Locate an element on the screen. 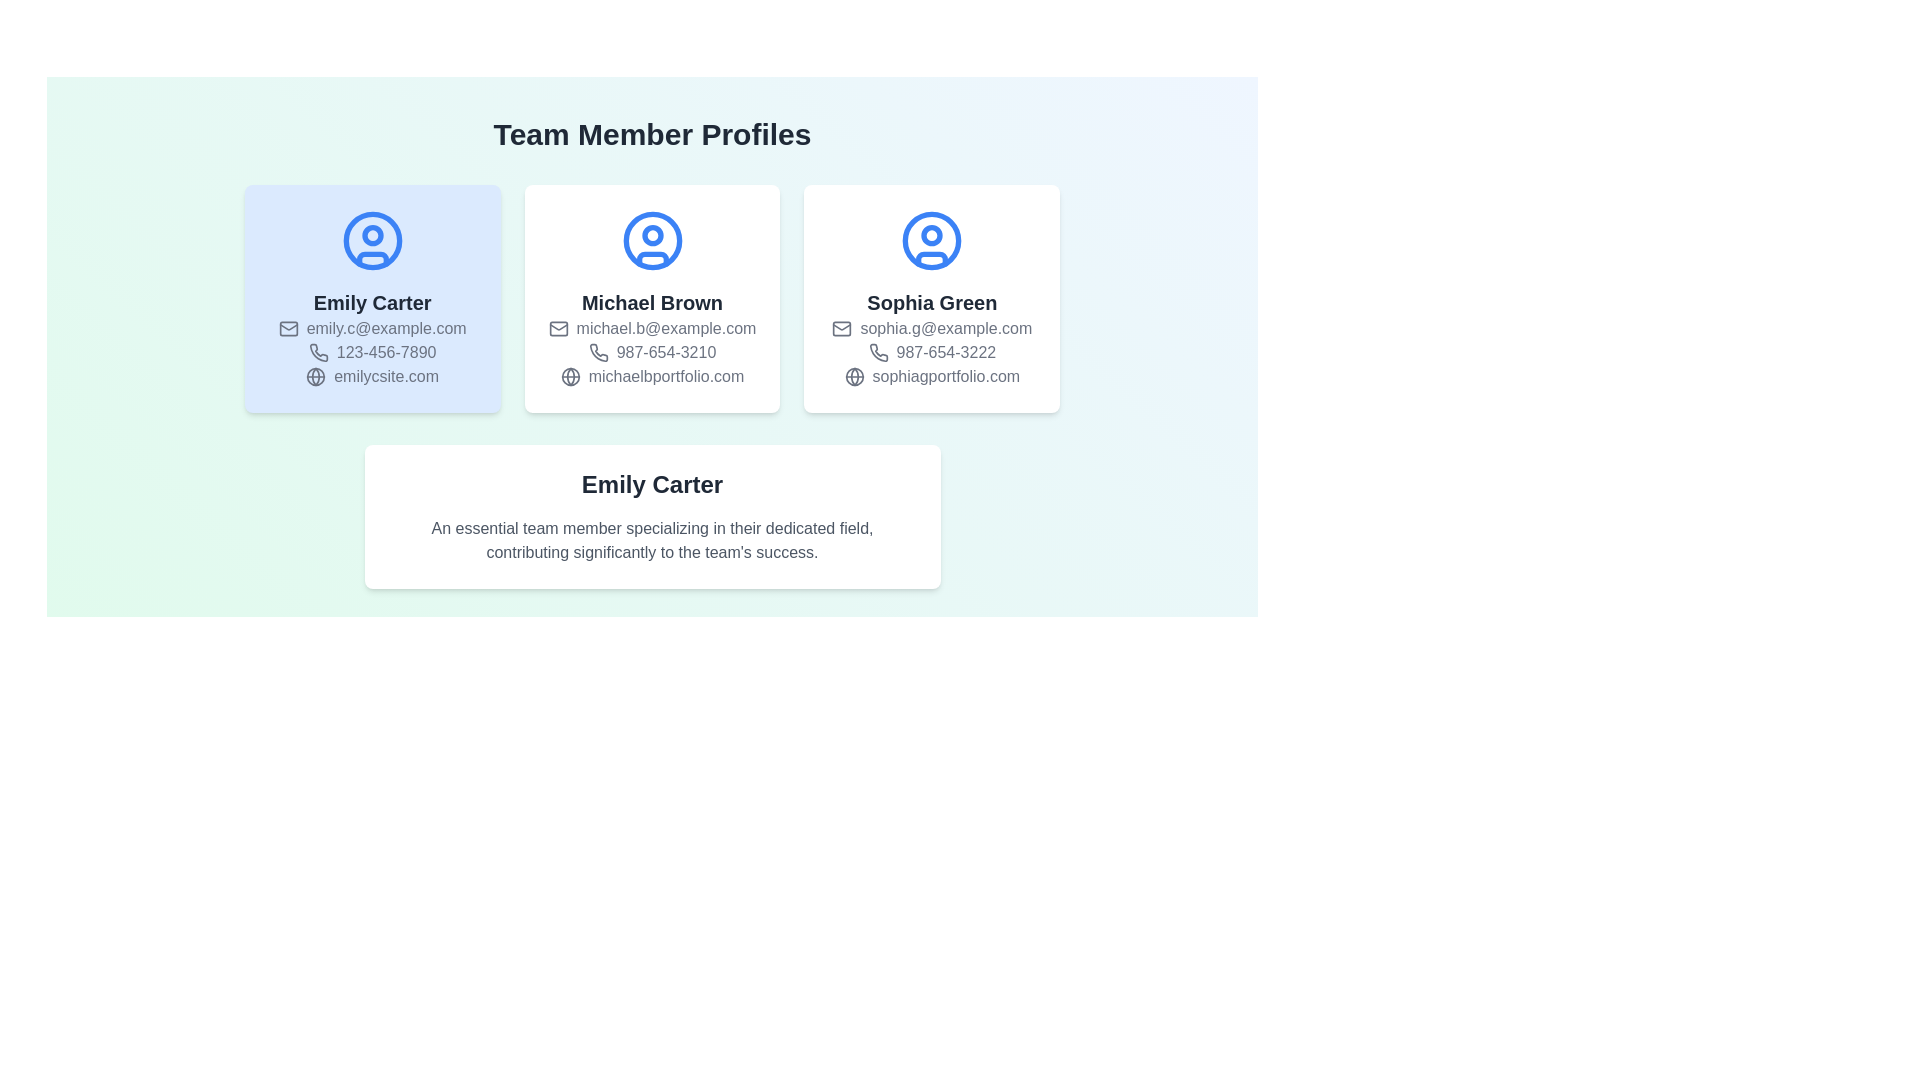 Image resolution: width=1920 pixels, height=1080 pixels. the phone icon located to the left of the contact phone number '987-654-3222' for 'Sophia Green' is located at coordinates (878, 352).